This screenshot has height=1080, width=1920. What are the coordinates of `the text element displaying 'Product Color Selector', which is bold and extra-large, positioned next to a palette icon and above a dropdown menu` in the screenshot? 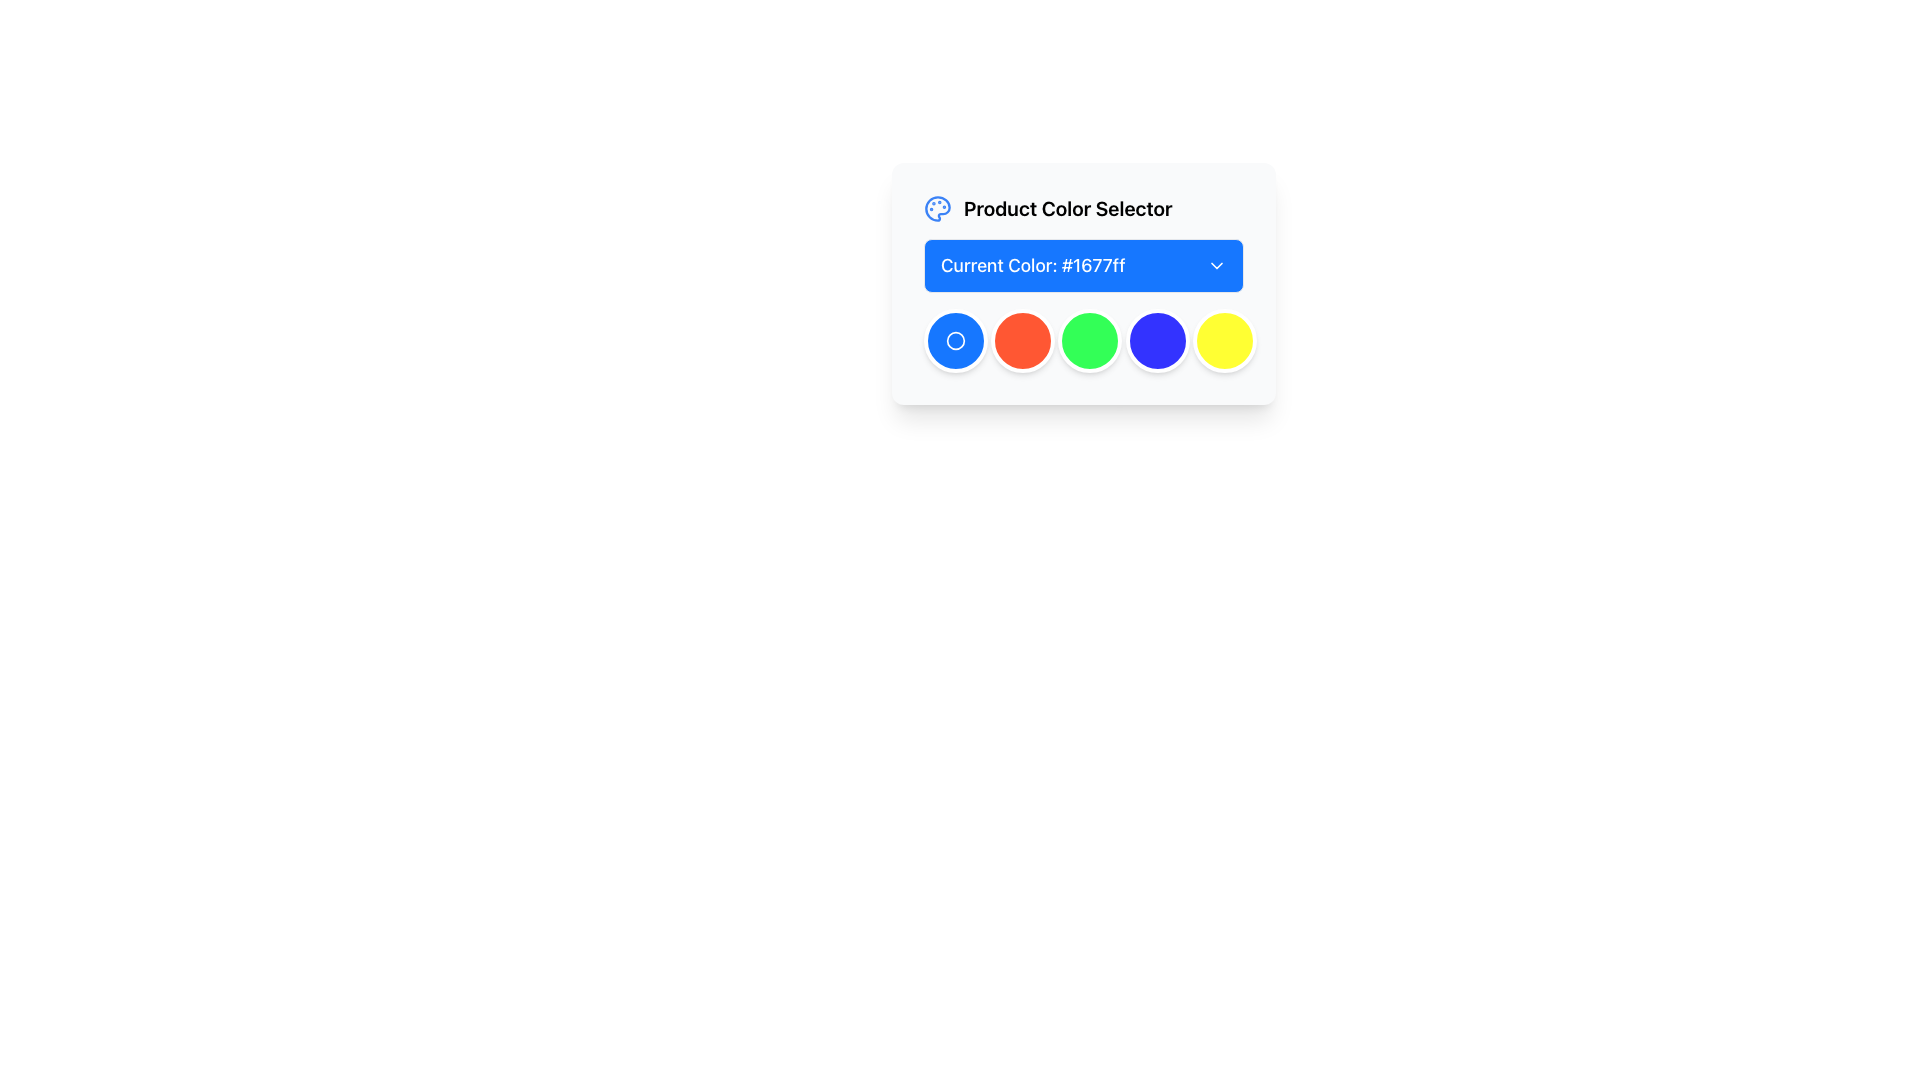 It's located at (1067, 208).